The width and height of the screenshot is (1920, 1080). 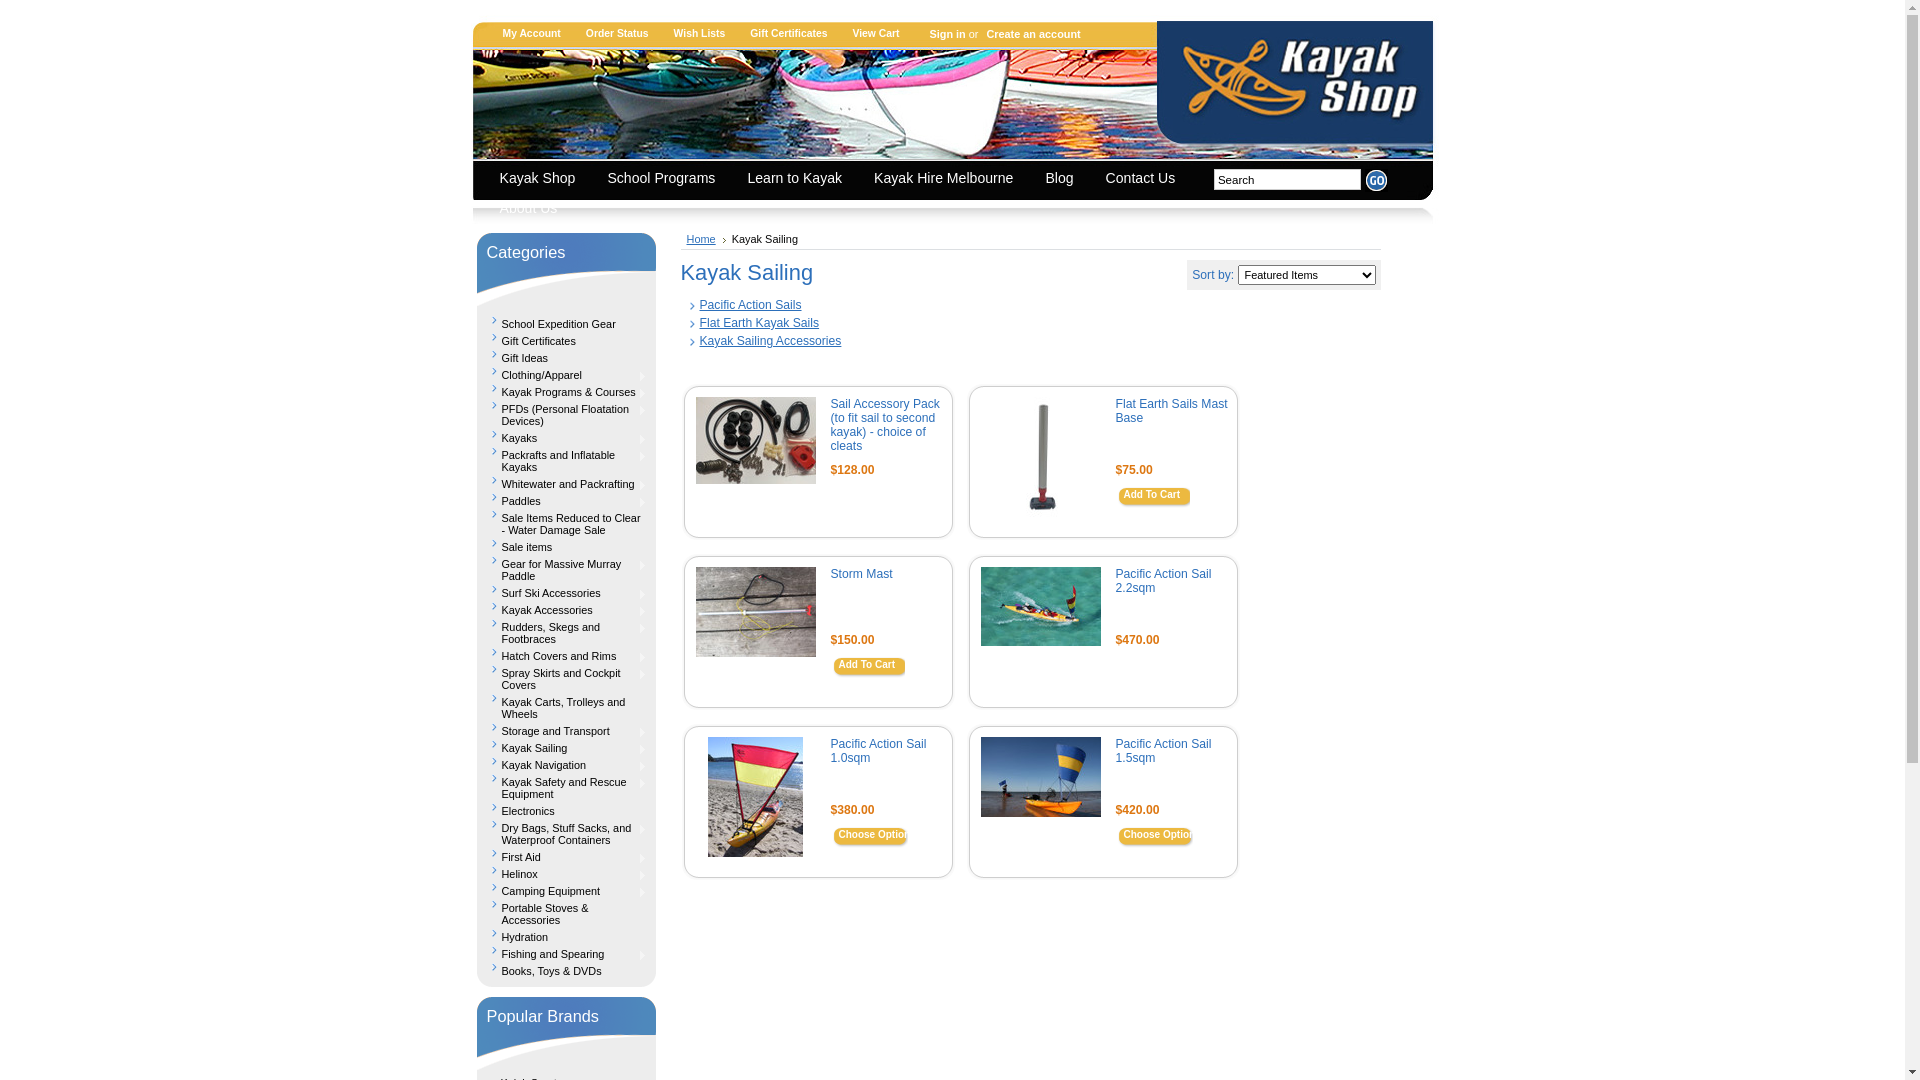 What do you see at coordinates (623, 33) in the screenshot?
I see `'Order Status'` at bounding box center [623, 33].